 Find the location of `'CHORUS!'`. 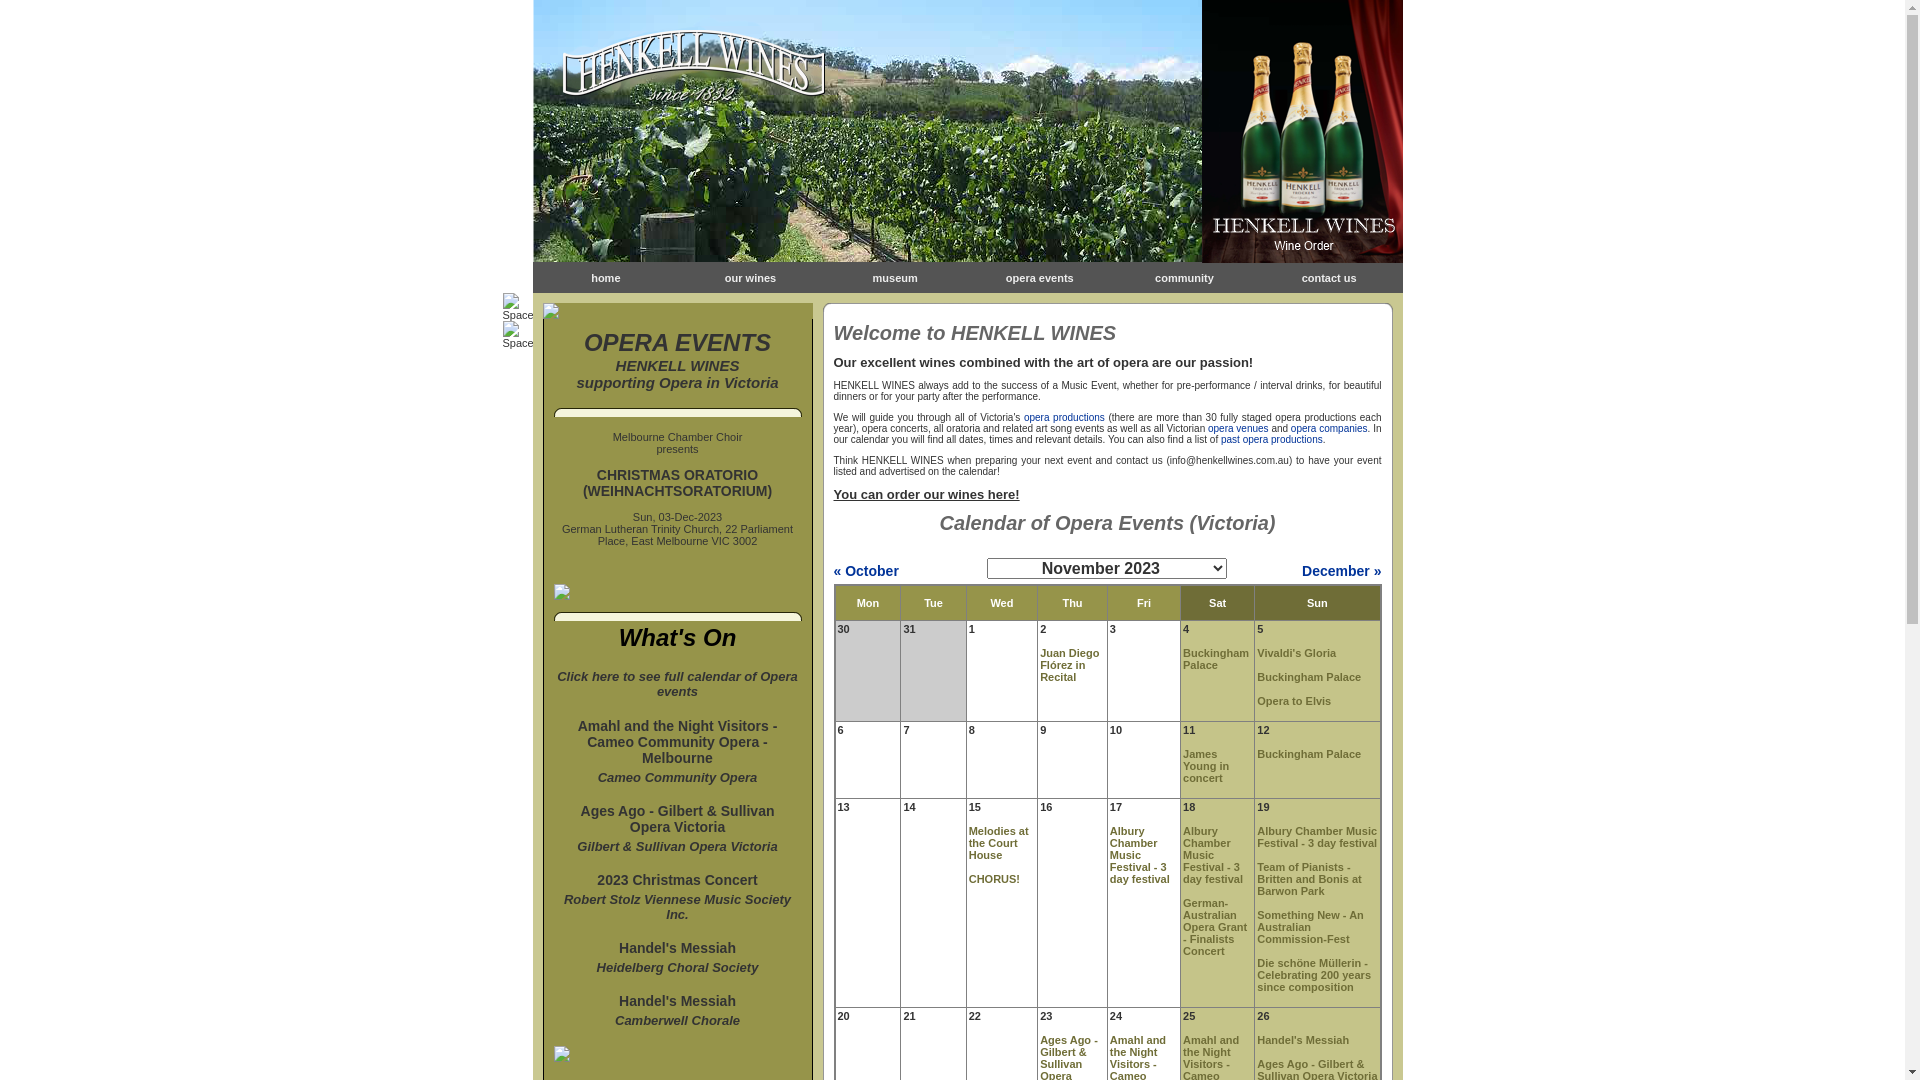

'CHORUS!' is located at coordinates (994, 878).